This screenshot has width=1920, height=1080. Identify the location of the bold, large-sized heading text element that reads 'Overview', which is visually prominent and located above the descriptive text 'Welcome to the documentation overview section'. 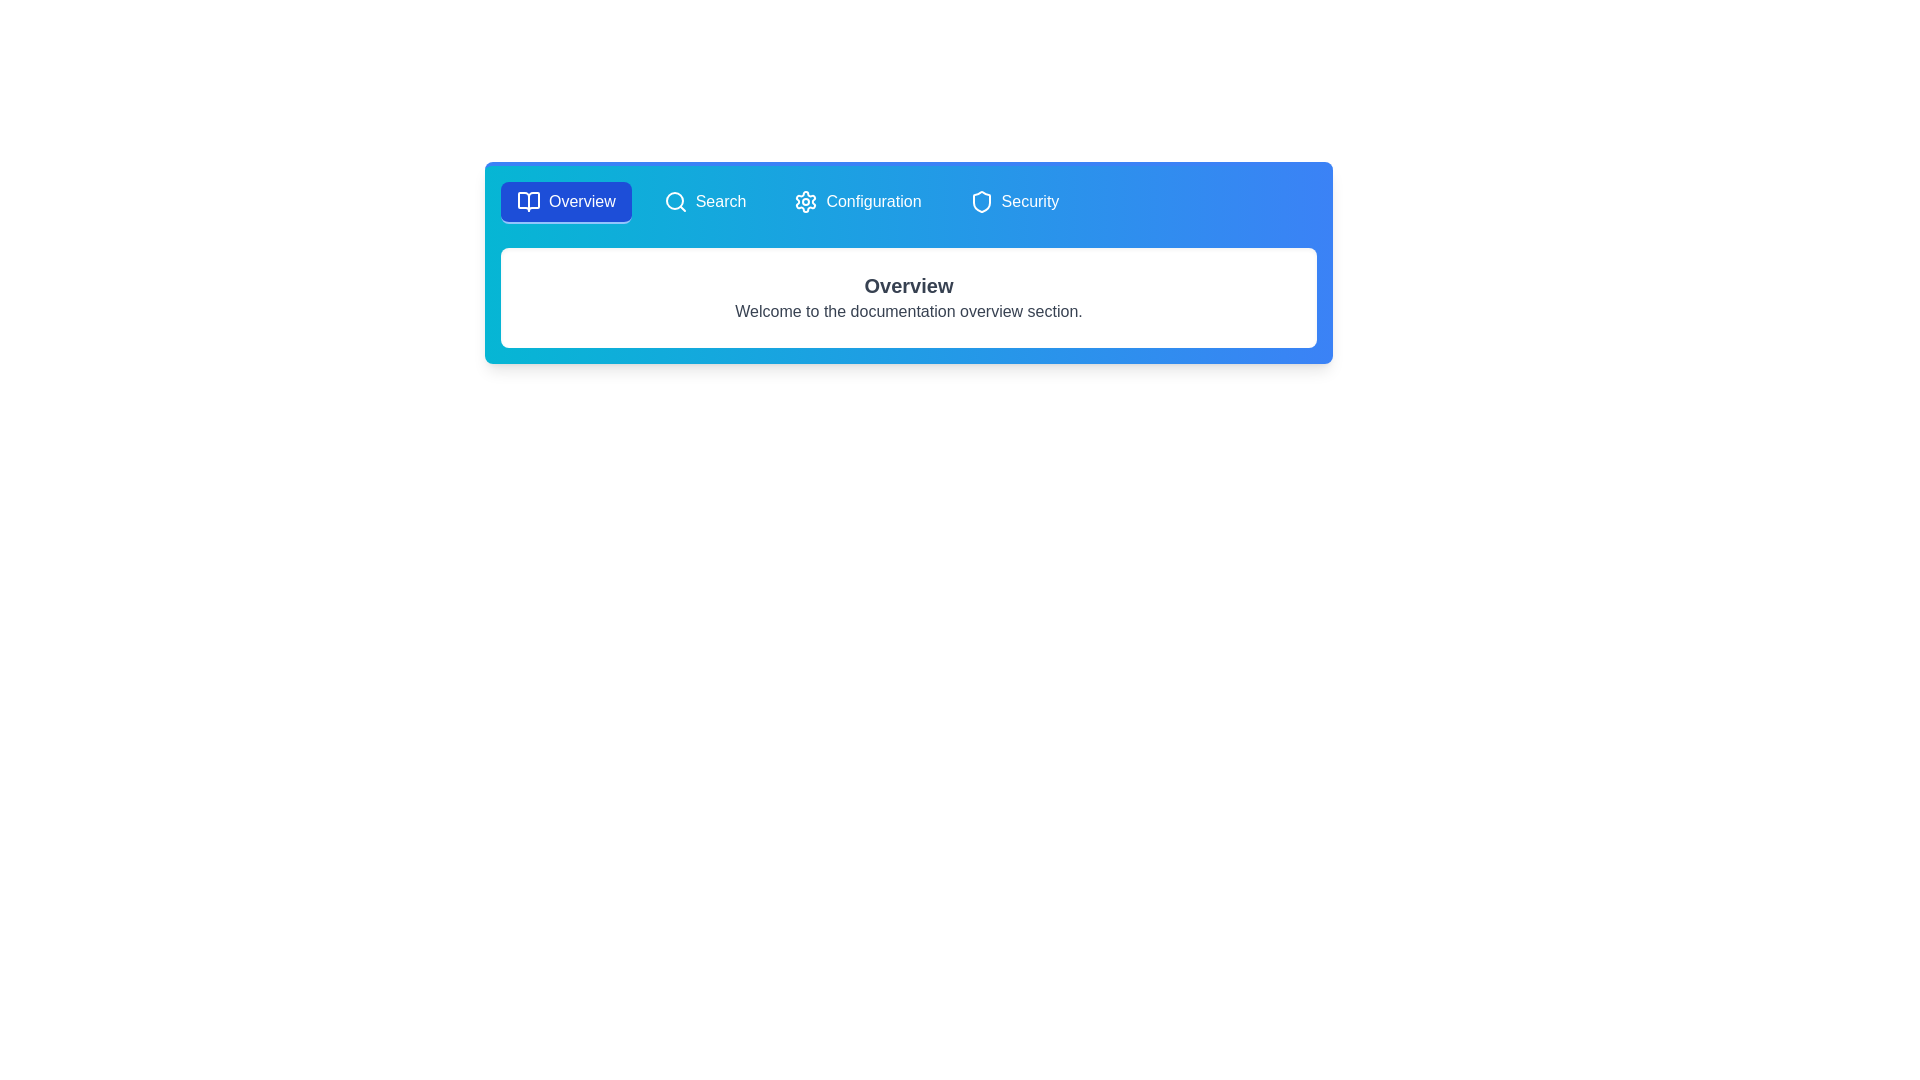
(907, 285).